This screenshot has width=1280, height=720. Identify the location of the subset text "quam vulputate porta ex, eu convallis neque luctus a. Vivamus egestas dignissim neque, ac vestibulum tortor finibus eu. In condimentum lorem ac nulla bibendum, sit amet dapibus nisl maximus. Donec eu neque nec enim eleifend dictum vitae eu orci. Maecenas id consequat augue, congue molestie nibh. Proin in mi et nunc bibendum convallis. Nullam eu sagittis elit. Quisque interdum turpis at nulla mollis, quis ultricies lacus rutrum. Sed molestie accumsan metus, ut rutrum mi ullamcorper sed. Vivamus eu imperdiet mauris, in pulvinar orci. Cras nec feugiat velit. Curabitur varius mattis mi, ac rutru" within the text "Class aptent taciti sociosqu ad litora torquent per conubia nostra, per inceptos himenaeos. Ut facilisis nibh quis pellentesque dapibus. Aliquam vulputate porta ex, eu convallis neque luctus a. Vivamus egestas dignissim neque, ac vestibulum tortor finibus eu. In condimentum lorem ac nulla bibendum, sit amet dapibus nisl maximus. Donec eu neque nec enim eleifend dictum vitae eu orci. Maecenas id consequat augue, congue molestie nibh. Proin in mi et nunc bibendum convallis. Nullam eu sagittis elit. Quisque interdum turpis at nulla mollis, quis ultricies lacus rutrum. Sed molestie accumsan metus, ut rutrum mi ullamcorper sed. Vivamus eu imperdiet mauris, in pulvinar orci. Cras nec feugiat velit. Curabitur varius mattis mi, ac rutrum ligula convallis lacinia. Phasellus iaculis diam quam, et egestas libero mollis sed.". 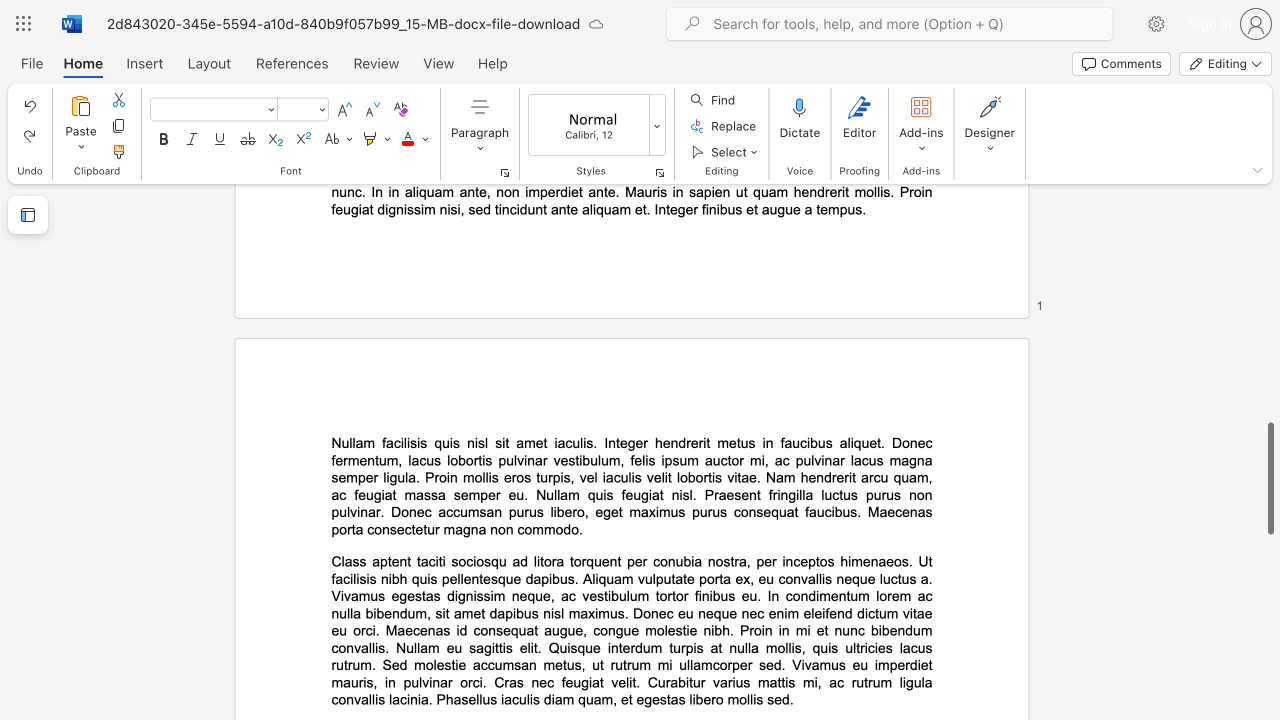
(597, 579).